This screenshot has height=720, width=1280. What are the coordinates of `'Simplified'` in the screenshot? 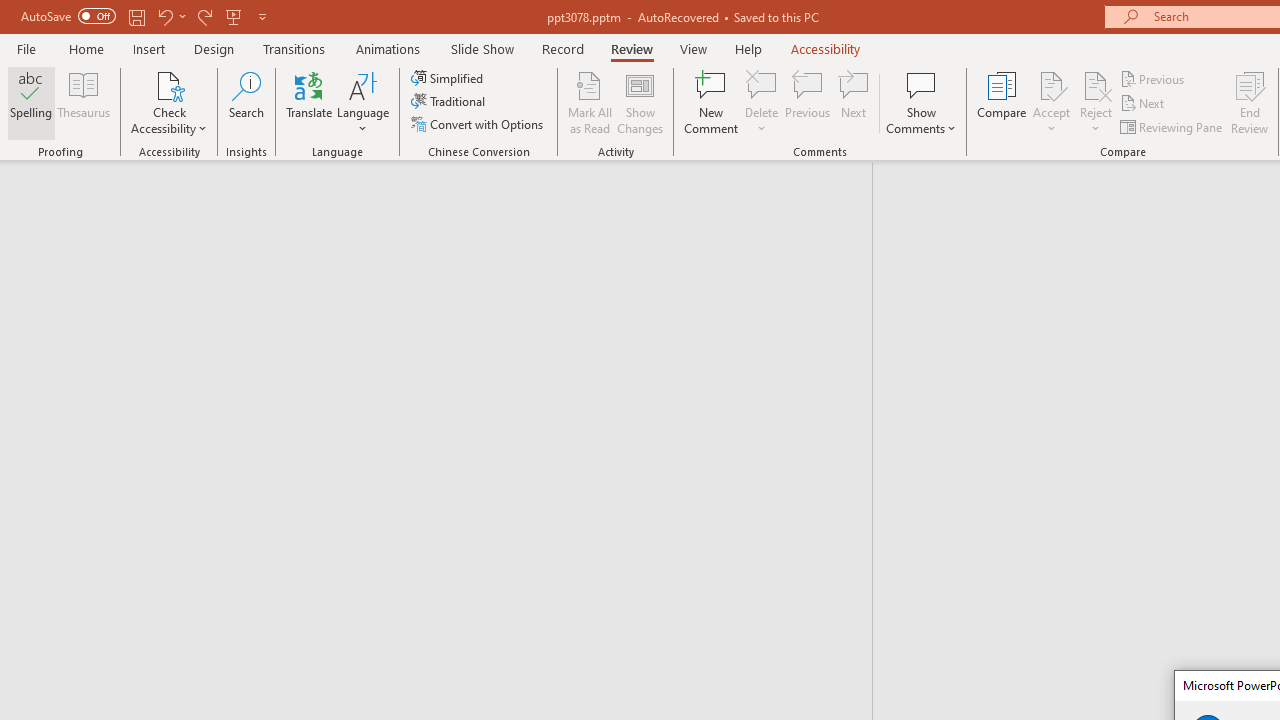 It's located at (448, 77).